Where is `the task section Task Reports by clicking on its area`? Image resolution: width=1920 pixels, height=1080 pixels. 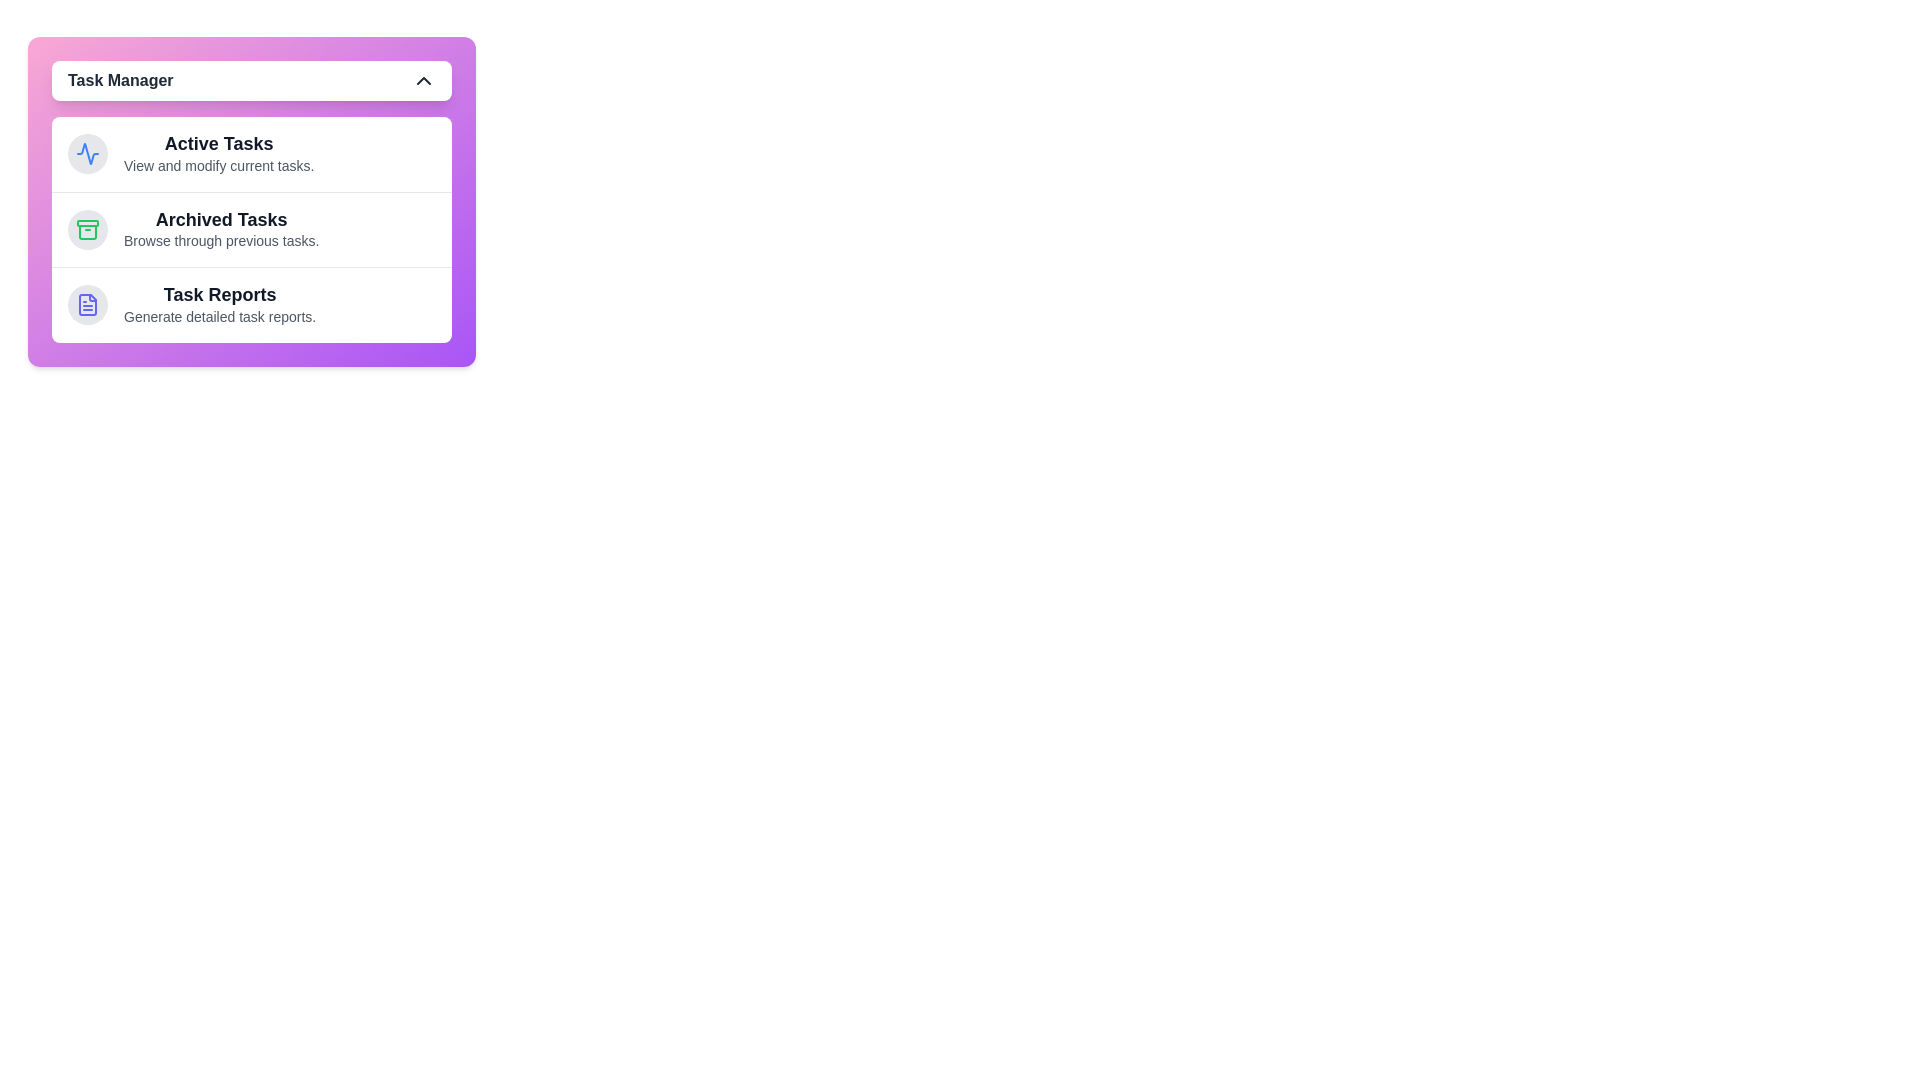
the task section Task Reports by clicking on its area is located at coordinates (251, 304).